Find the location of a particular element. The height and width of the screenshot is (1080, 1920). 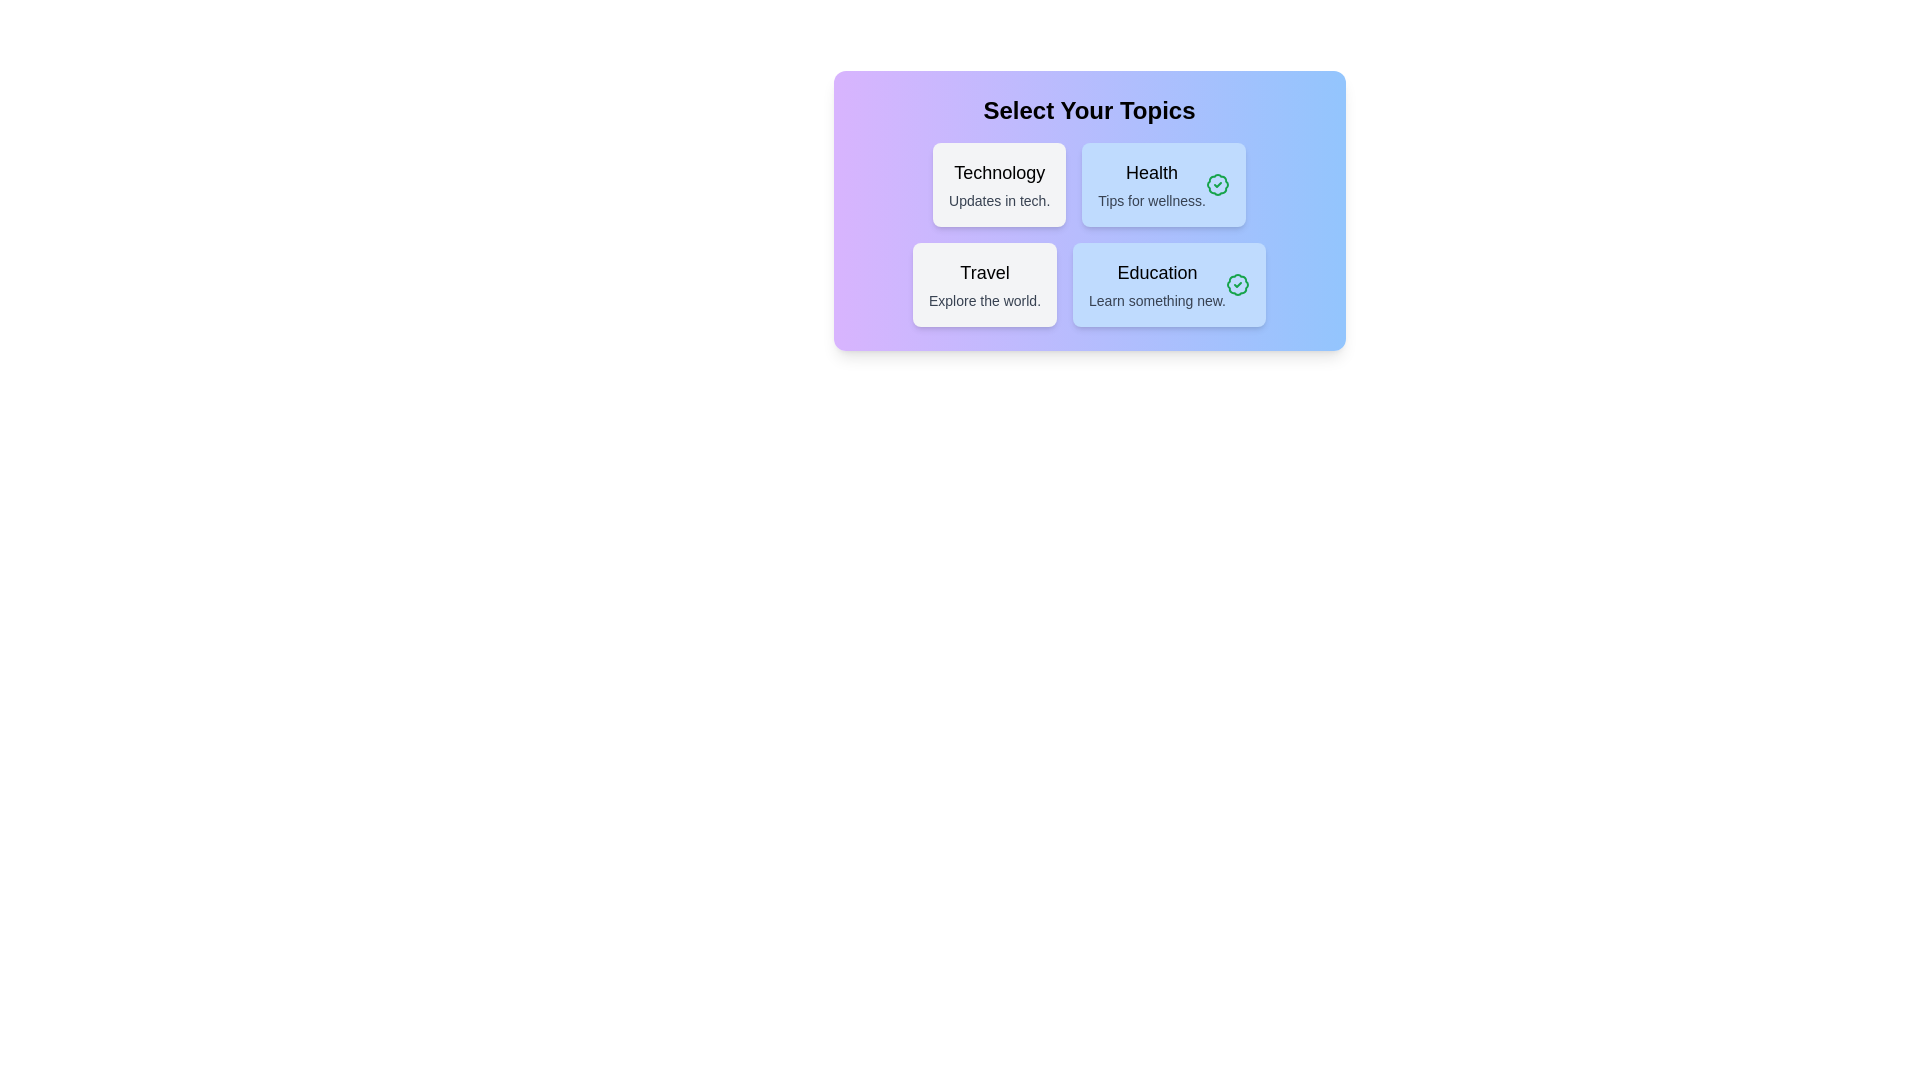

the description of the chip labeled Technology is located at coordinates (999, 185).